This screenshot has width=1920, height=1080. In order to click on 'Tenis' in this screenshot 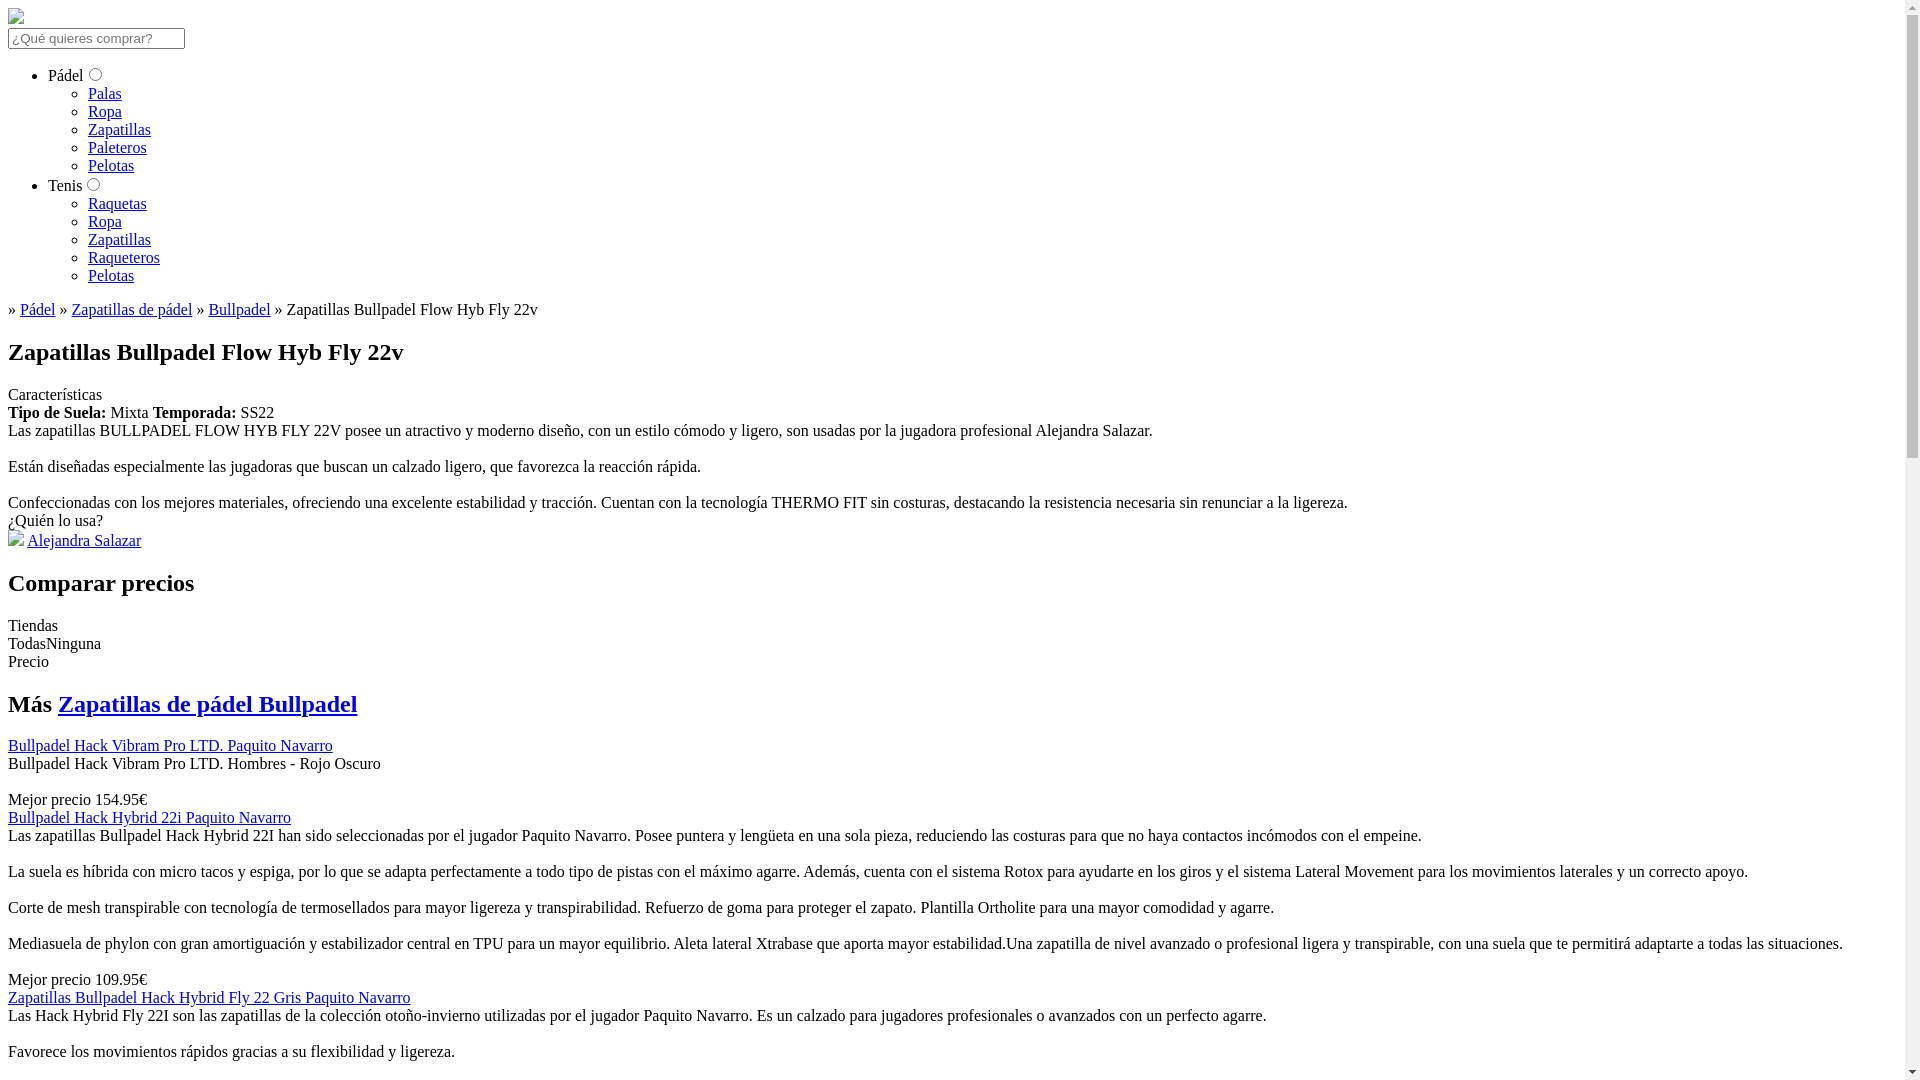, I will do `click(65, 185)`.